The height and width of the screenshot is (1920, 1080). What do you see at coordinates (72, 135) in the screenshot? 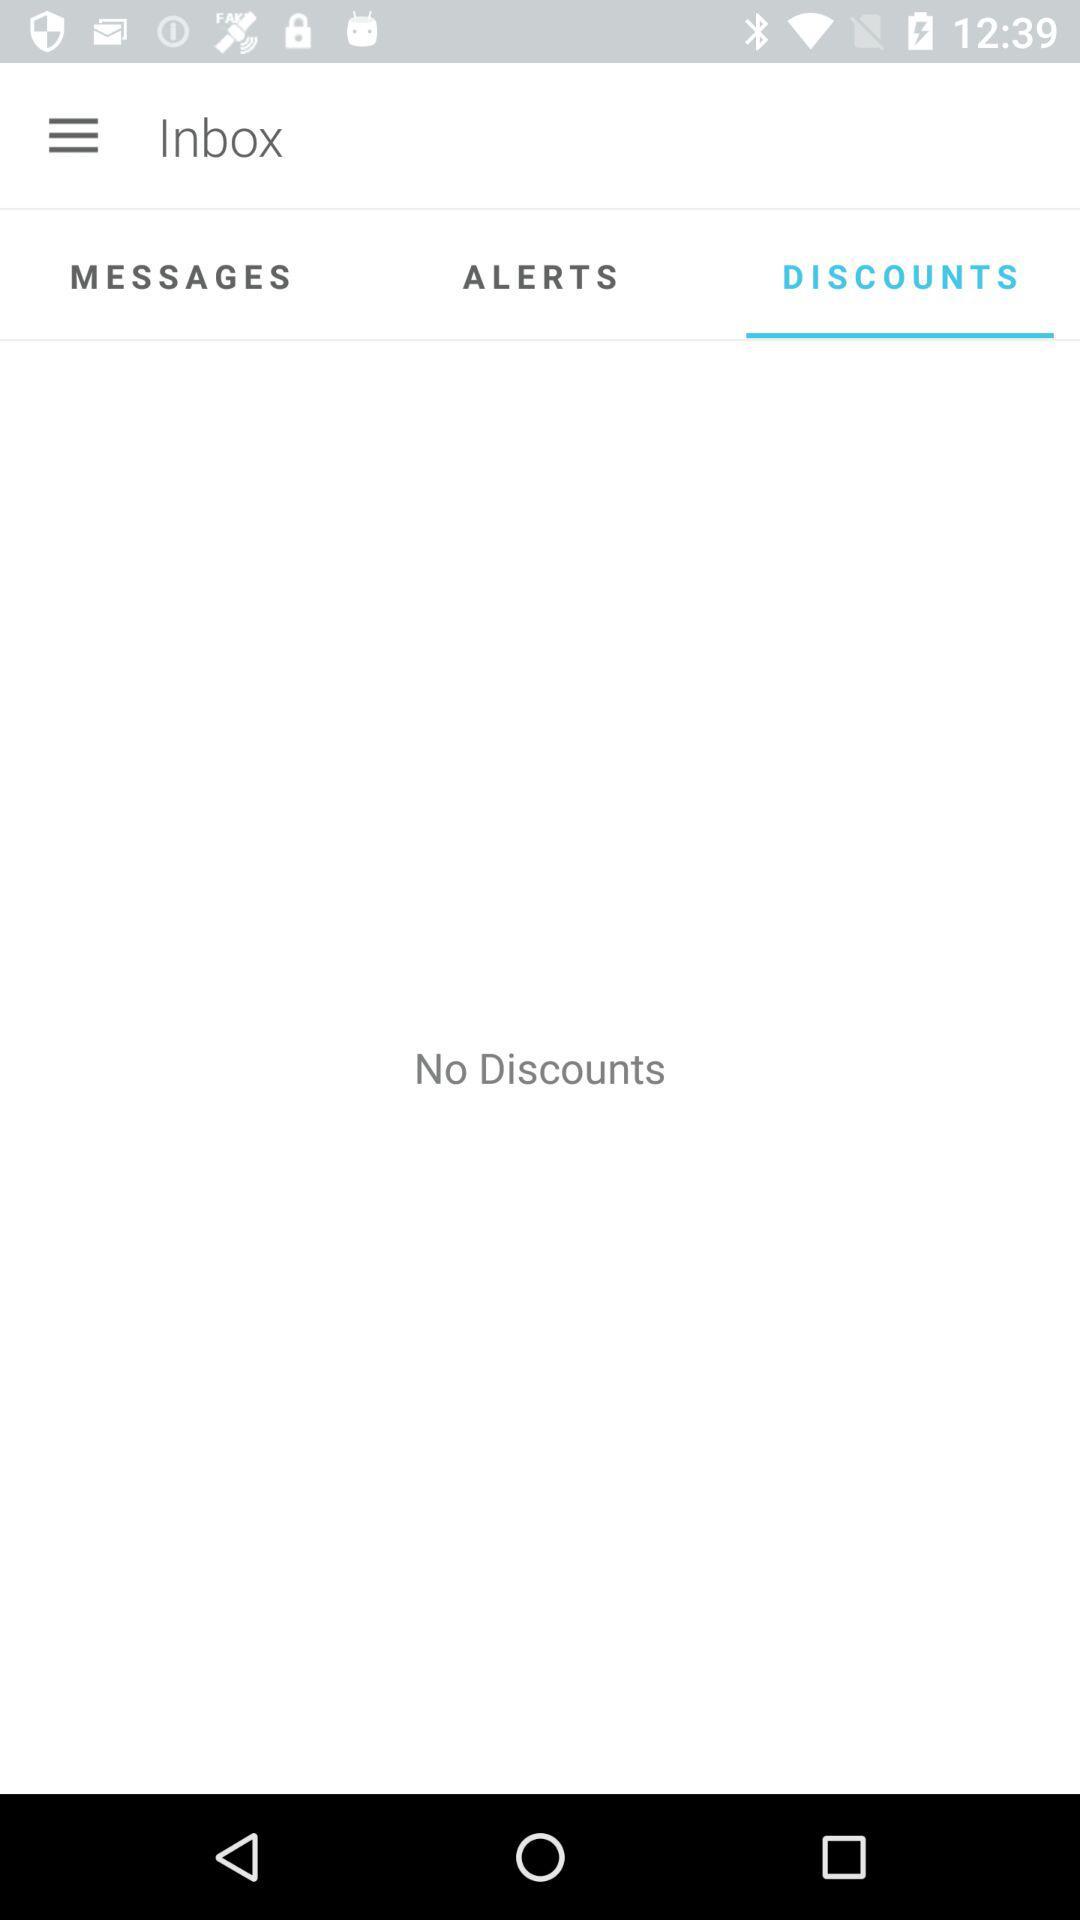
I see `the app next to inbox icon` at bounding box center [72, 135].